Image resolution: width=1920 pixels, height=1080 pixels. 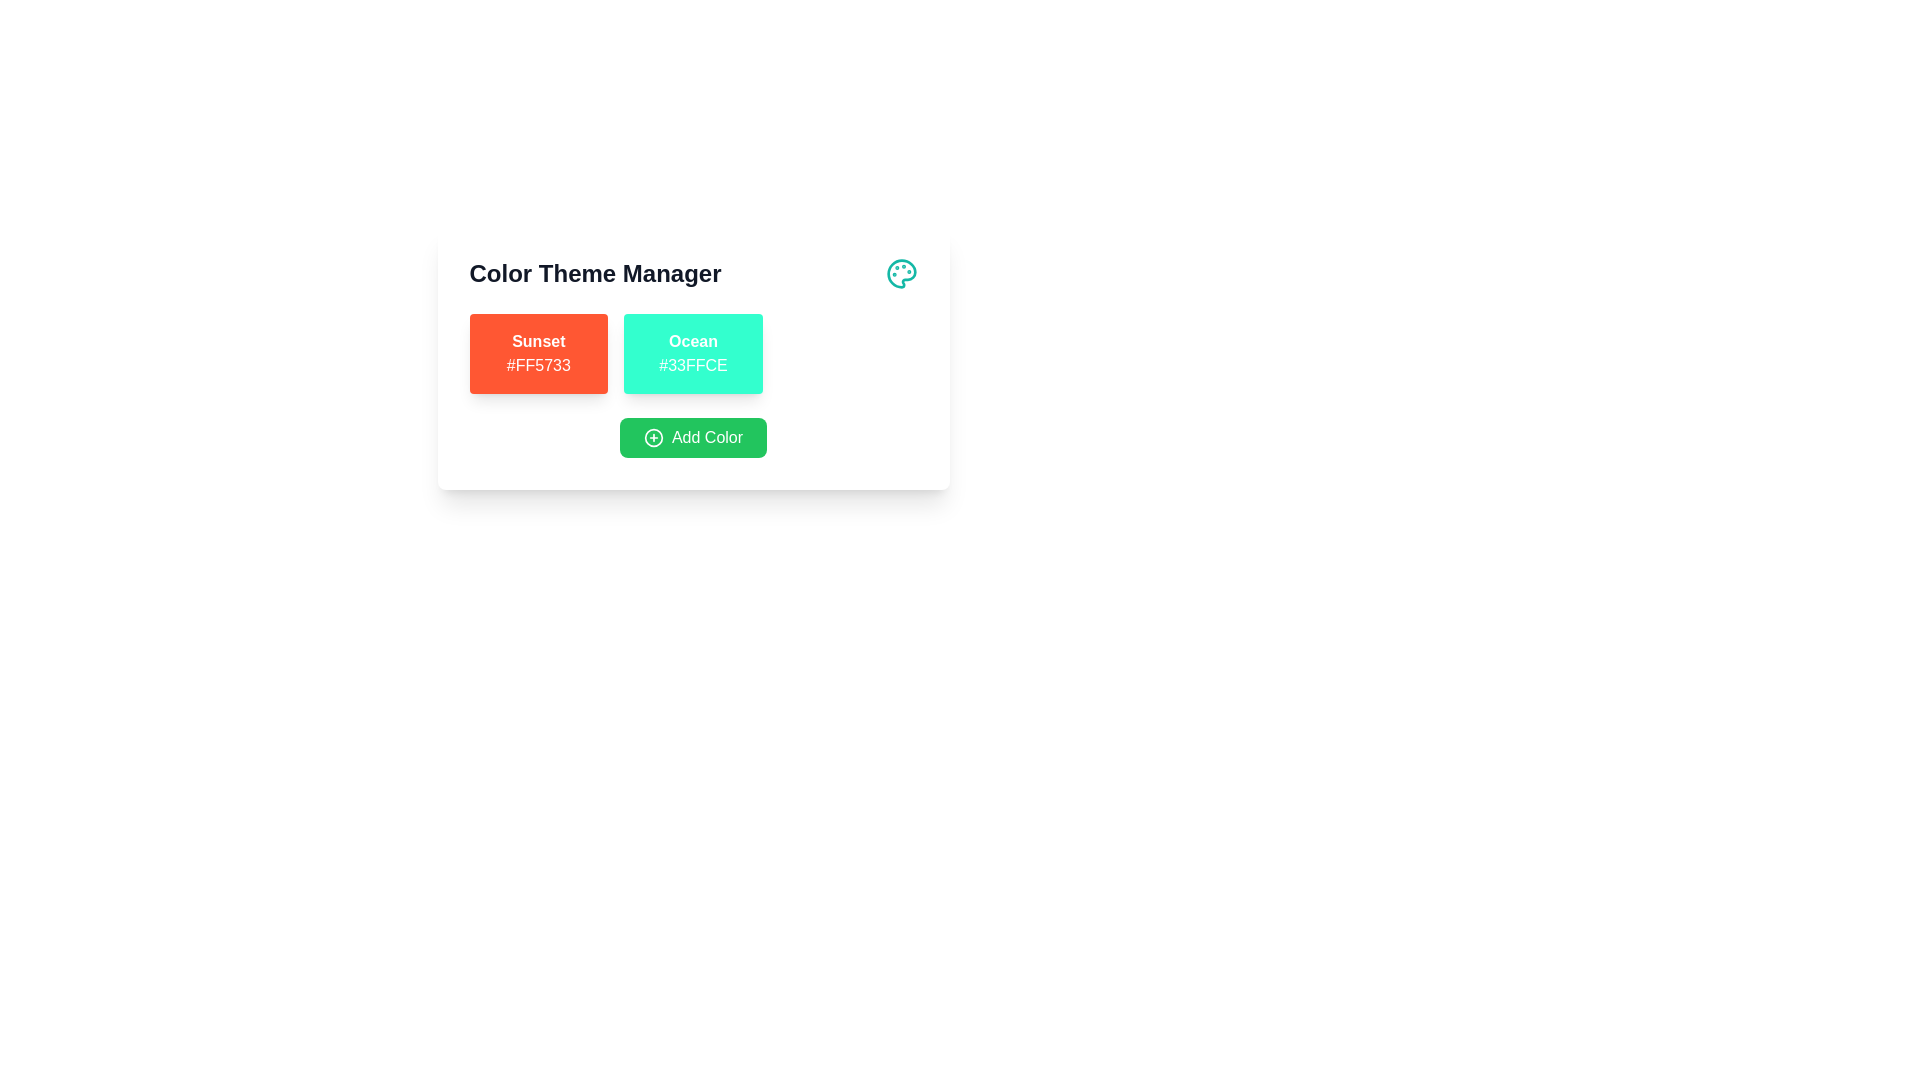 What do you see at coordinates (693, 437) in the screenshot?
I see `the green 'Add Color' button with rounded corners located below the 'Sunset' and 'Ocean' colored blocks in the 'Color Theme Manager' to initiate the color addition process` at bounding box center [693, 437].